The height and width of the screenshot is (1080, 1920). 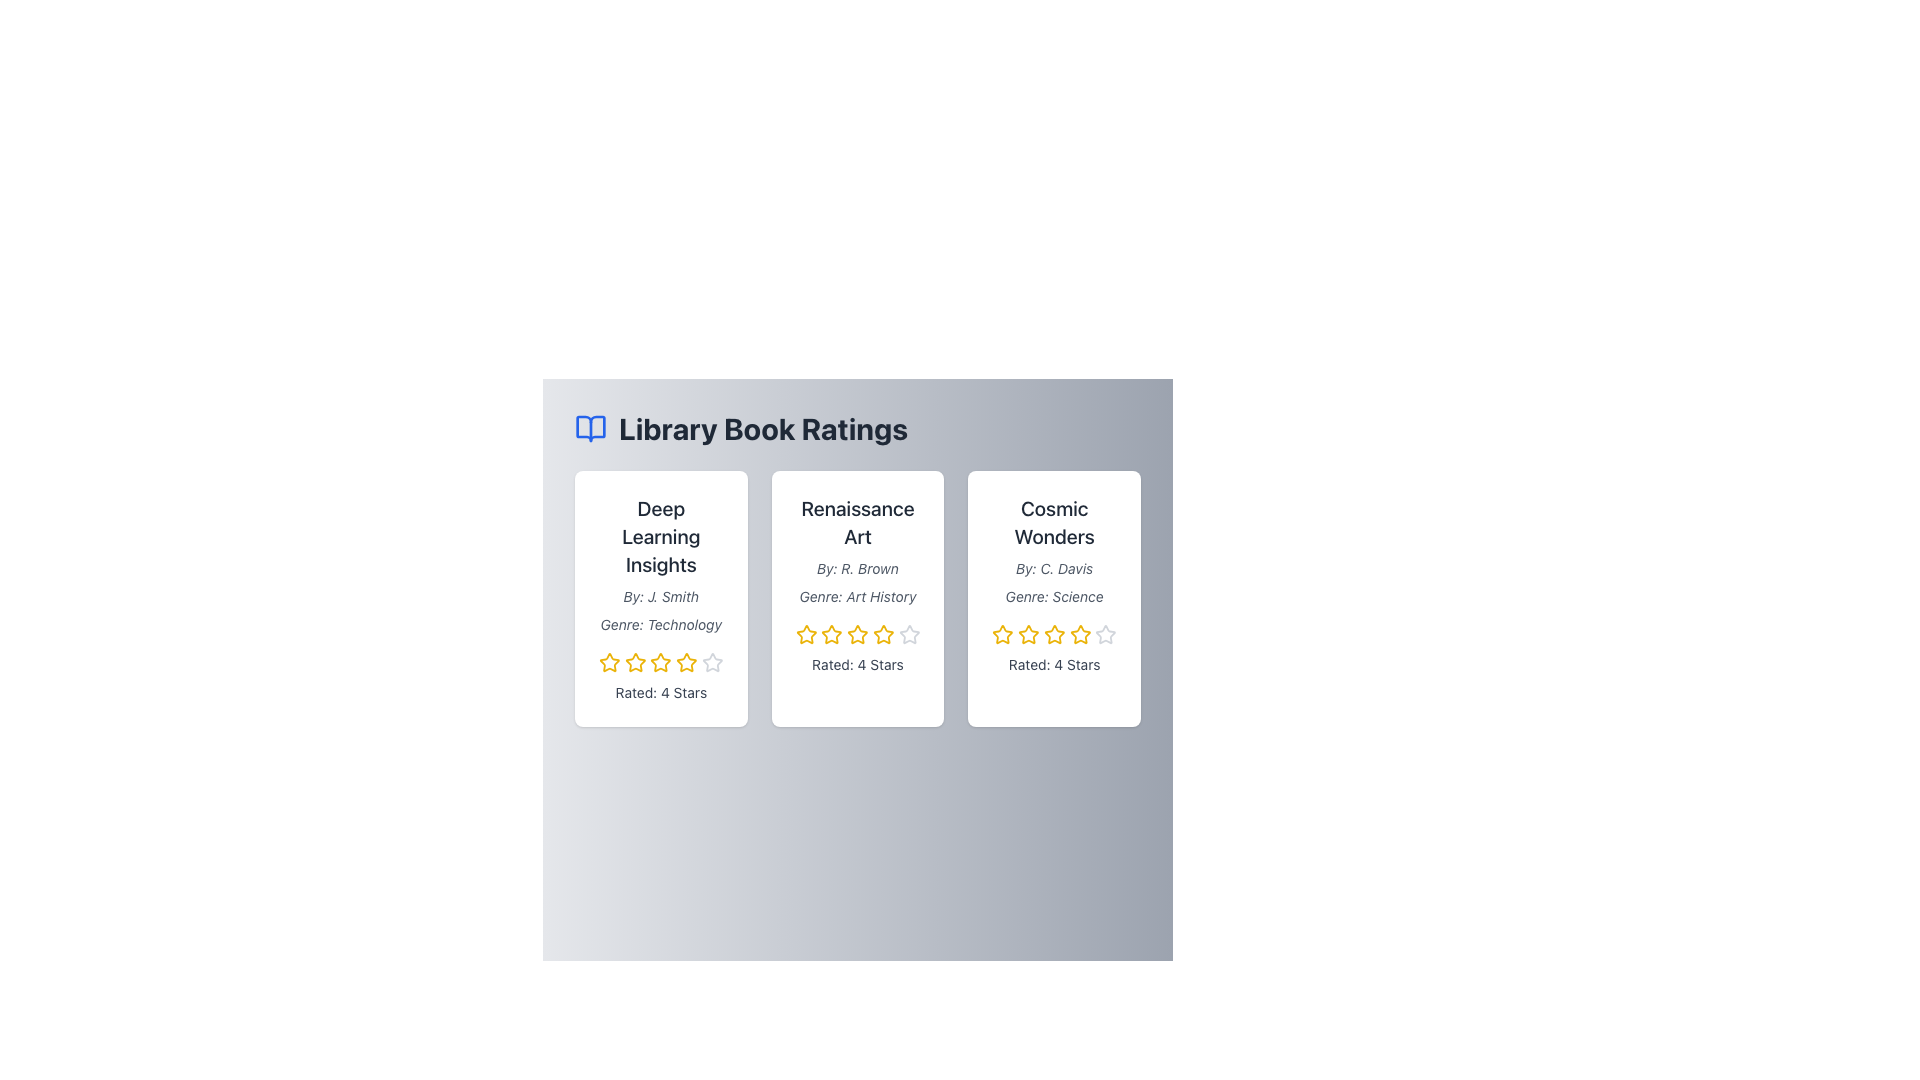 What do you see at coordinates (908, 635) in the screenshot?
I see `the fifth star icon in the rating component located beneath the text 'Rated: 4 Stars' for the book 'Renaissance Art' to interact with the rating system` at bounding box center [908, 635].